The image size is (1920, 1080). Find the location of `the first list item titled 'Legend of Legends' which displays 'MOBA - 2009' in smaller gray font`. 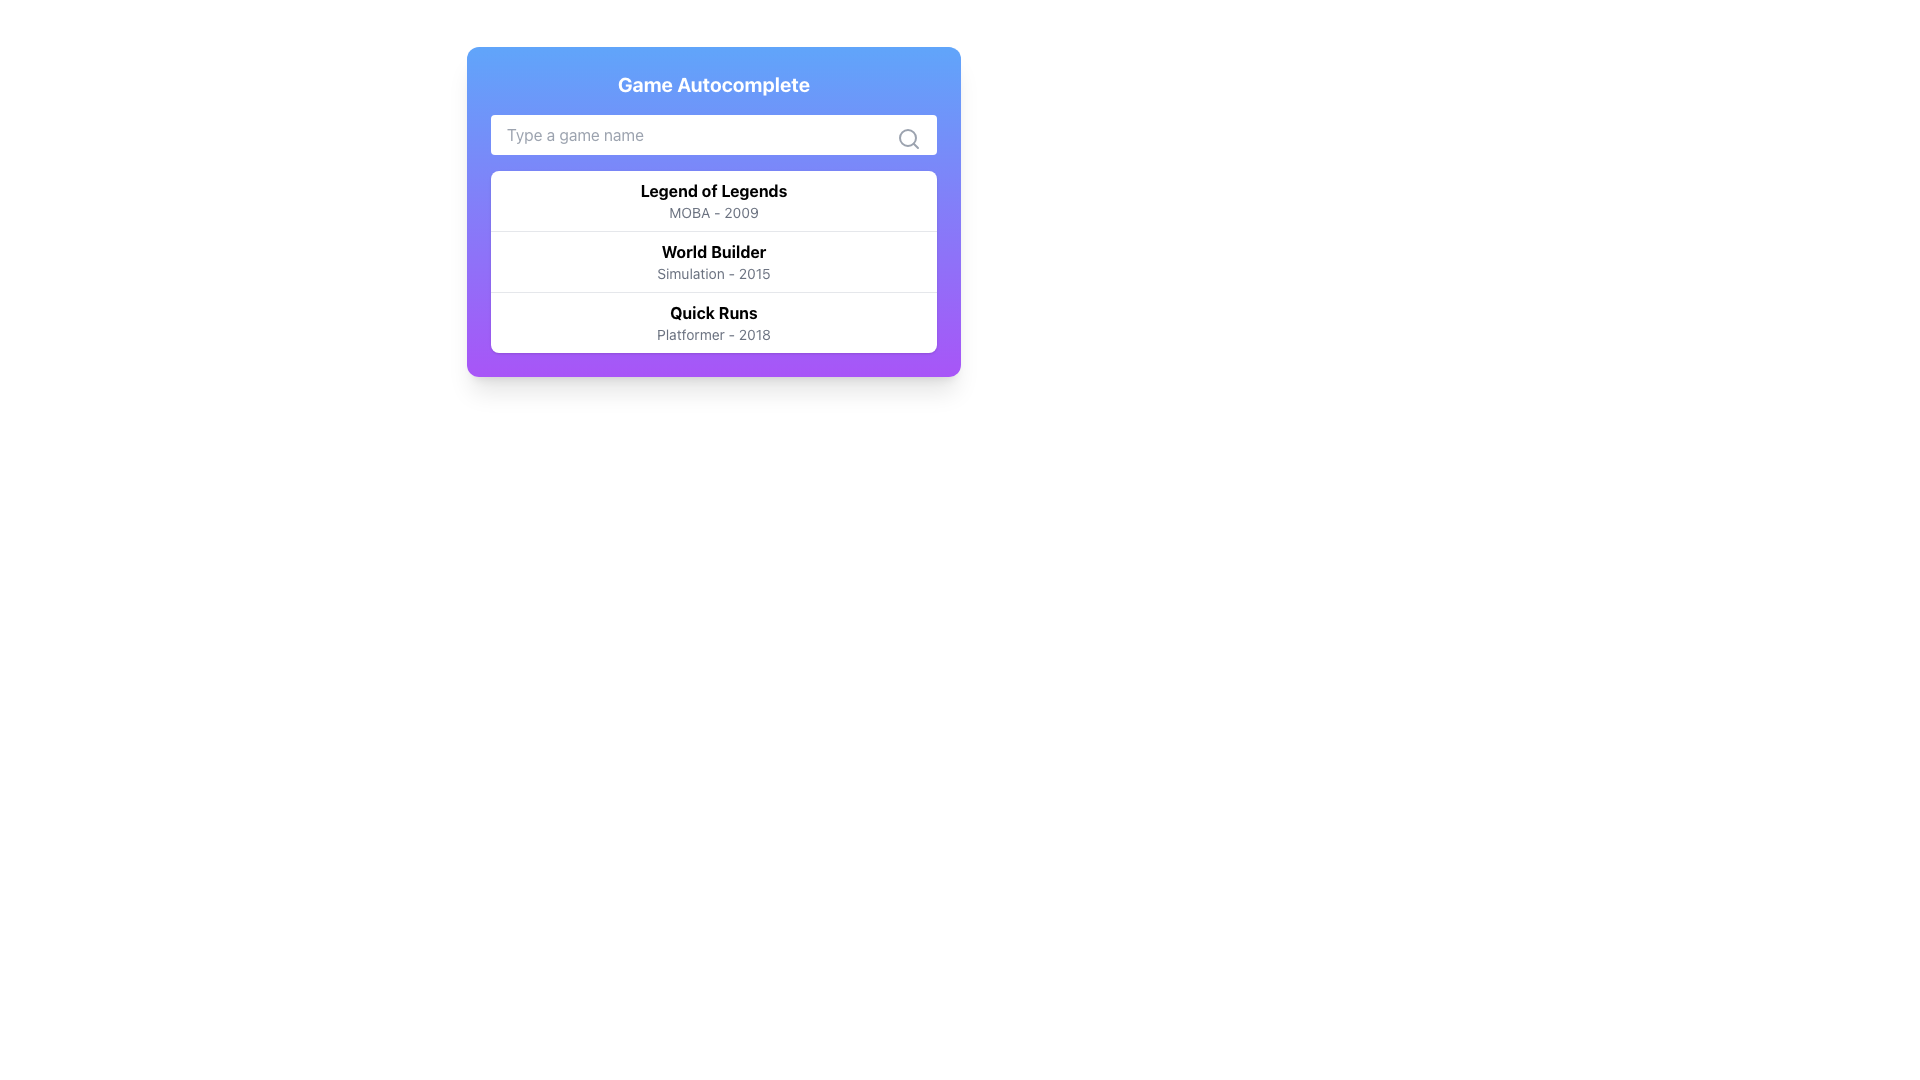

the first list item titled 'Legend of Legends' which displays 'MOBA - 2009' in smaller gray font is located at coordinates (714, 200).